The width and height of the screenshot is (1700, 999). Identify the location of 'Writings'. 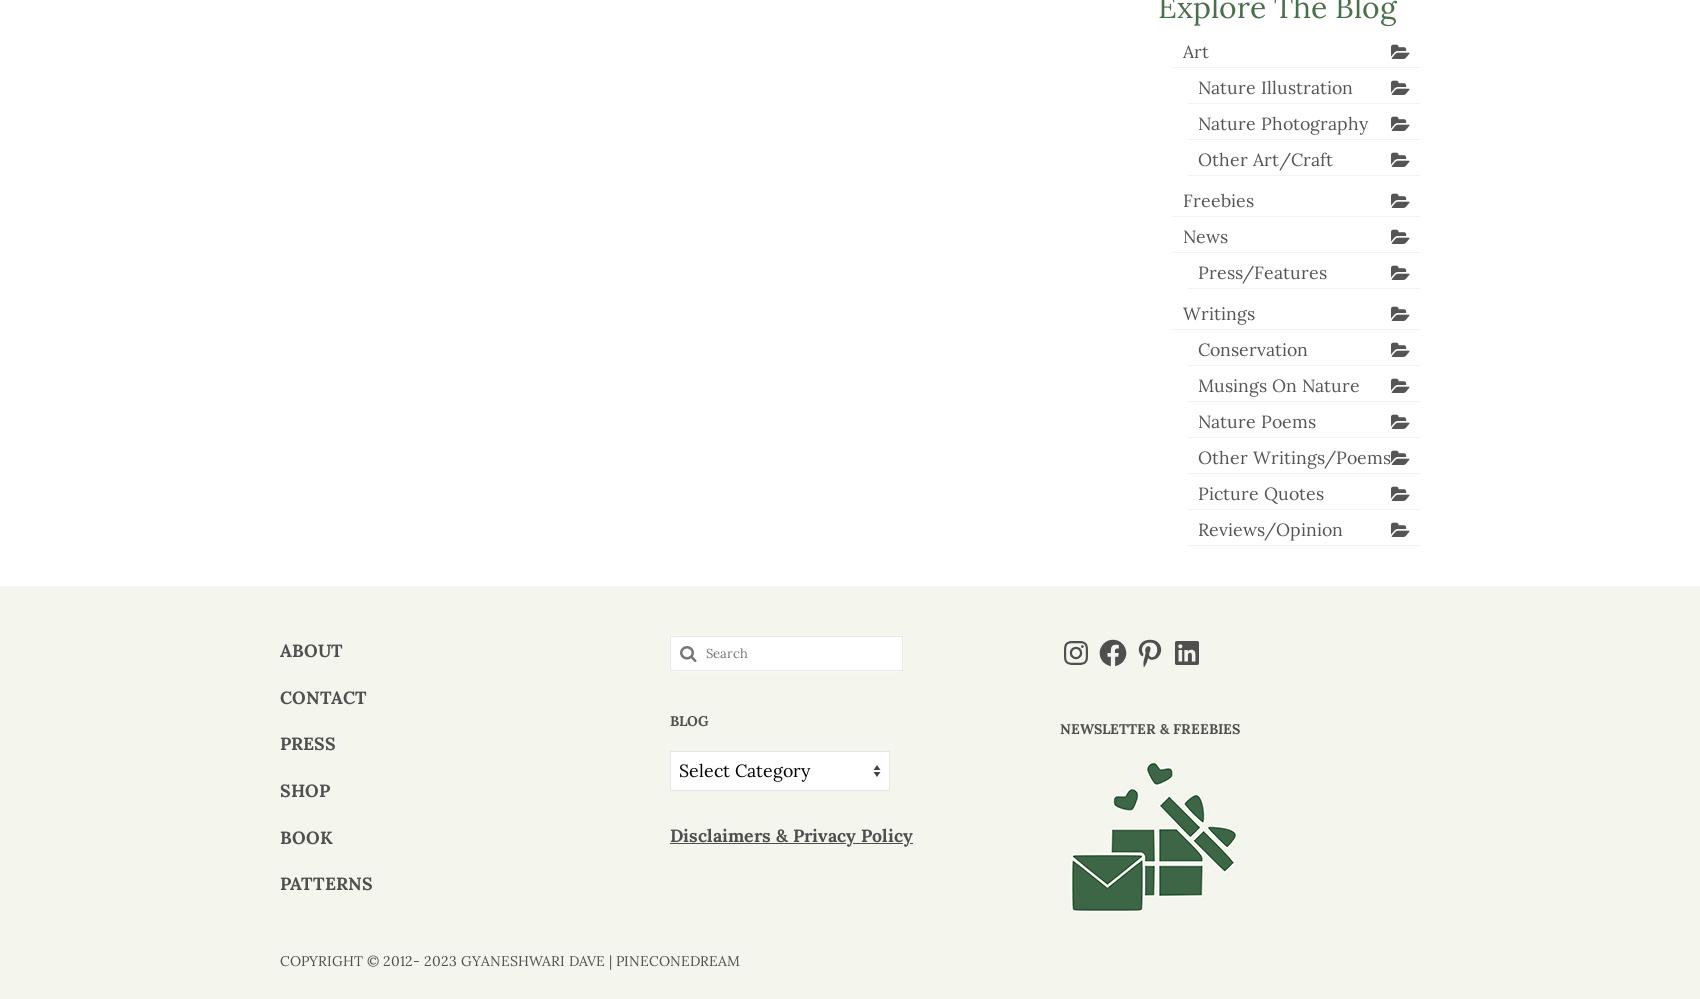
(1181, 311).